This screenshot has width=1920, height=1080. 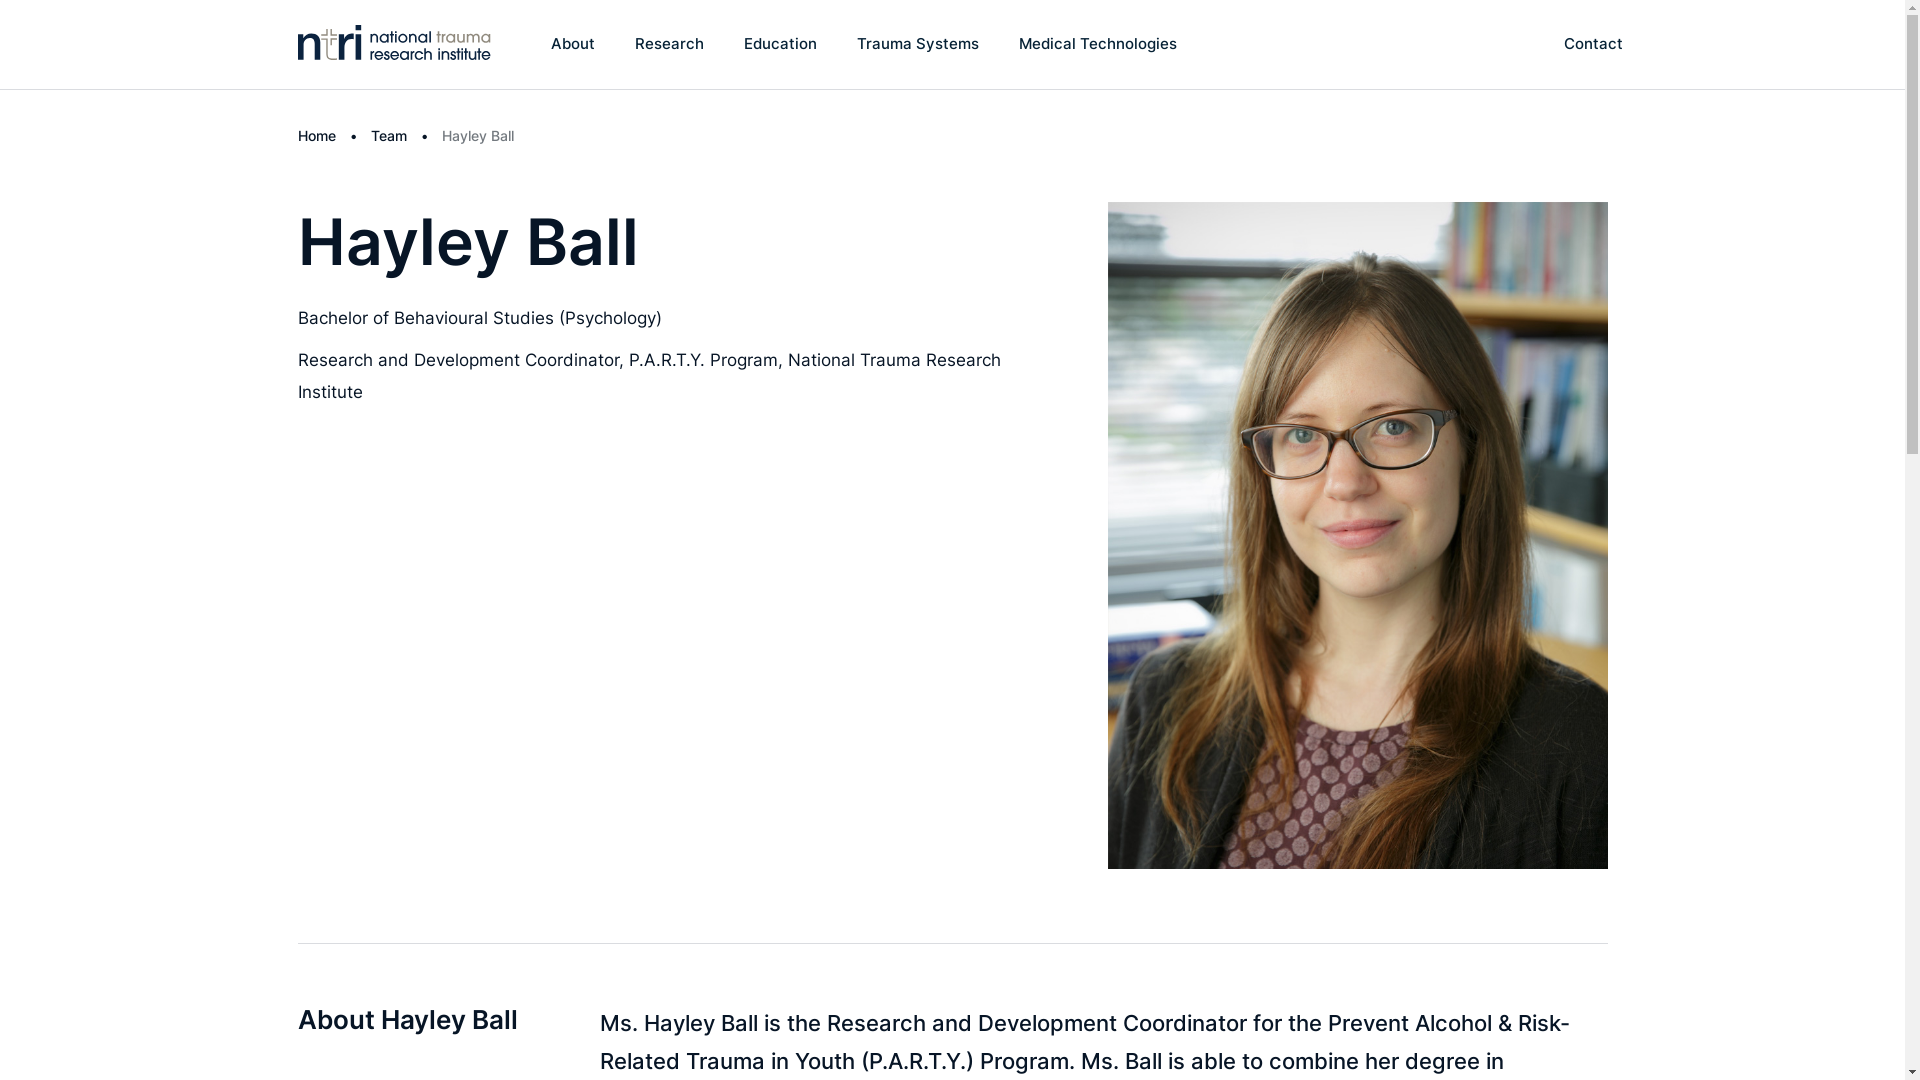 I want to click on 'Team', so click(x=369, y=135).